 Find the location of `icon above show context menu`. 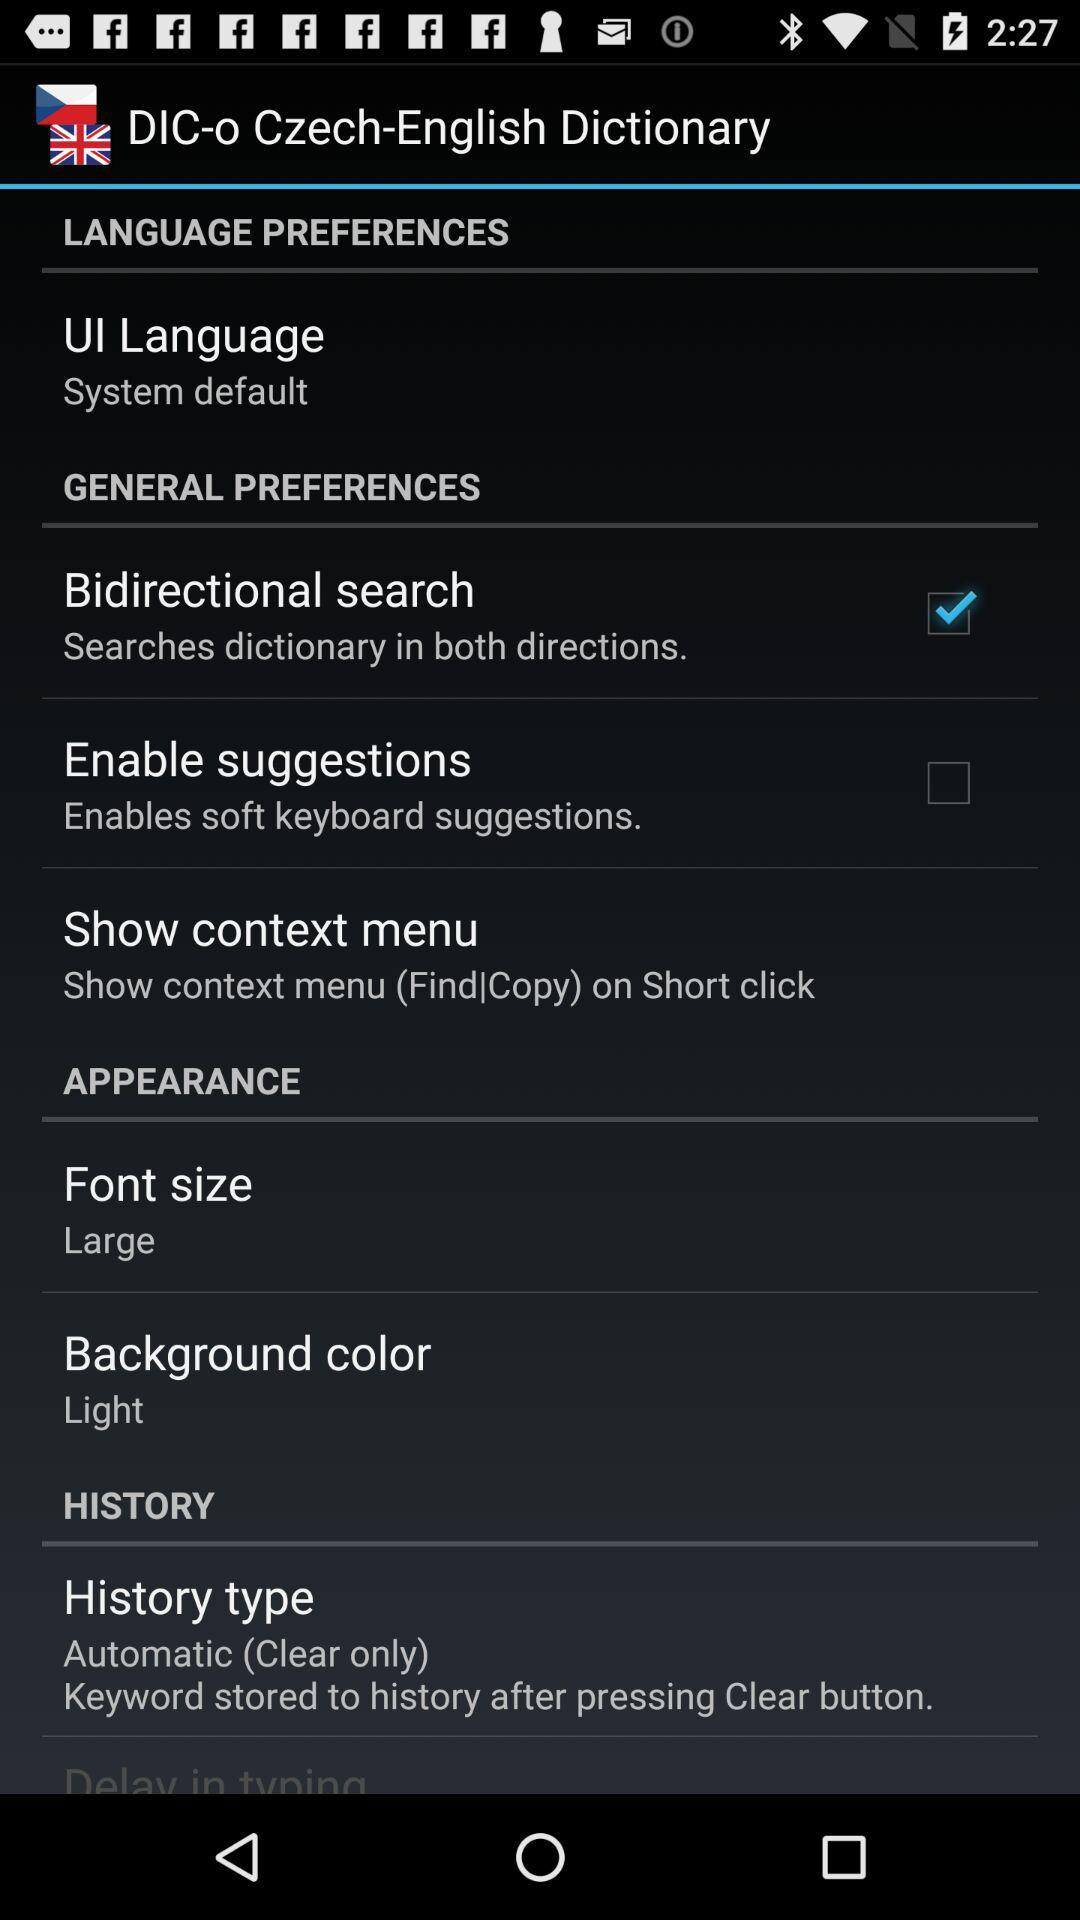

icon above show context menu is located at coordinates (351, 814).